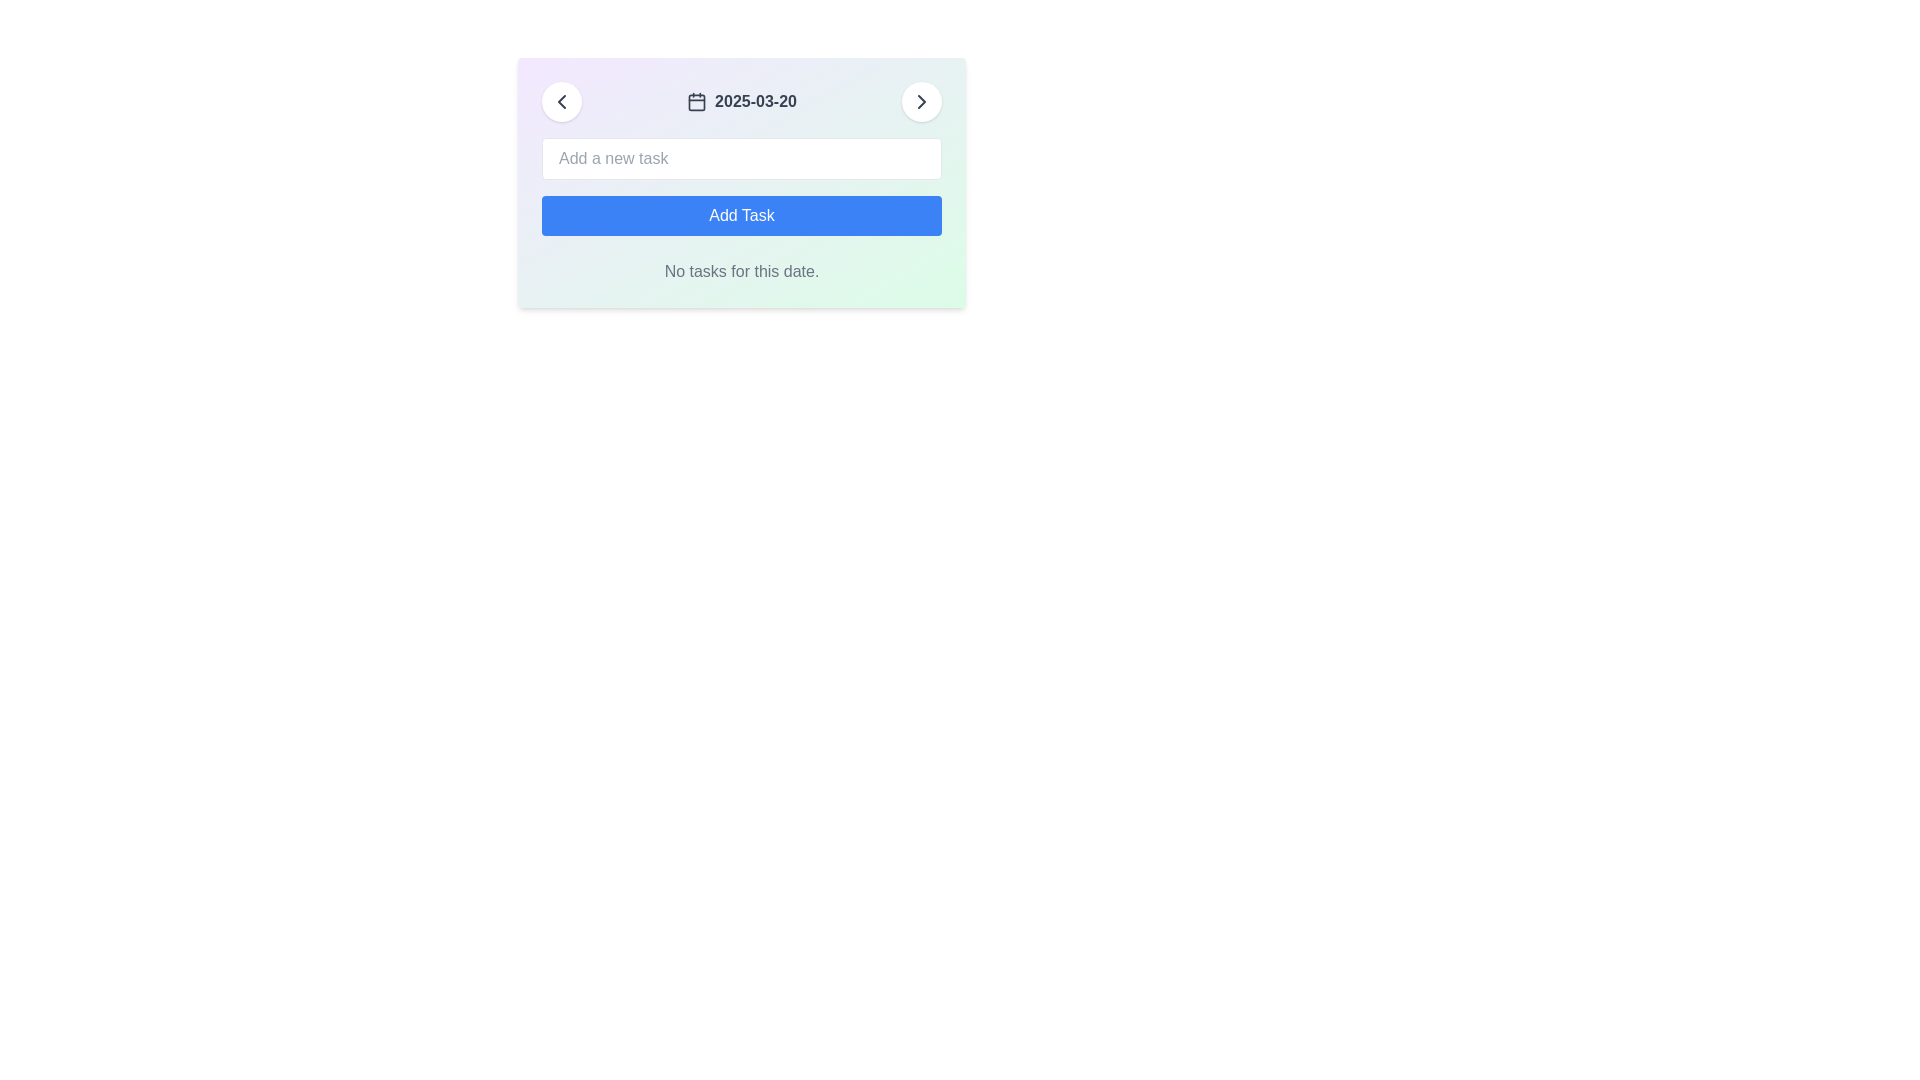 The height and width of the screenshot is (1080, 1920). Describe the element at coordinates (741, 101) in the screenshot. I see `the Date display area that shows the date '2025-03-20' with a calendar icon on the left, which is horizontally centered at the top section of the interface` at that location.